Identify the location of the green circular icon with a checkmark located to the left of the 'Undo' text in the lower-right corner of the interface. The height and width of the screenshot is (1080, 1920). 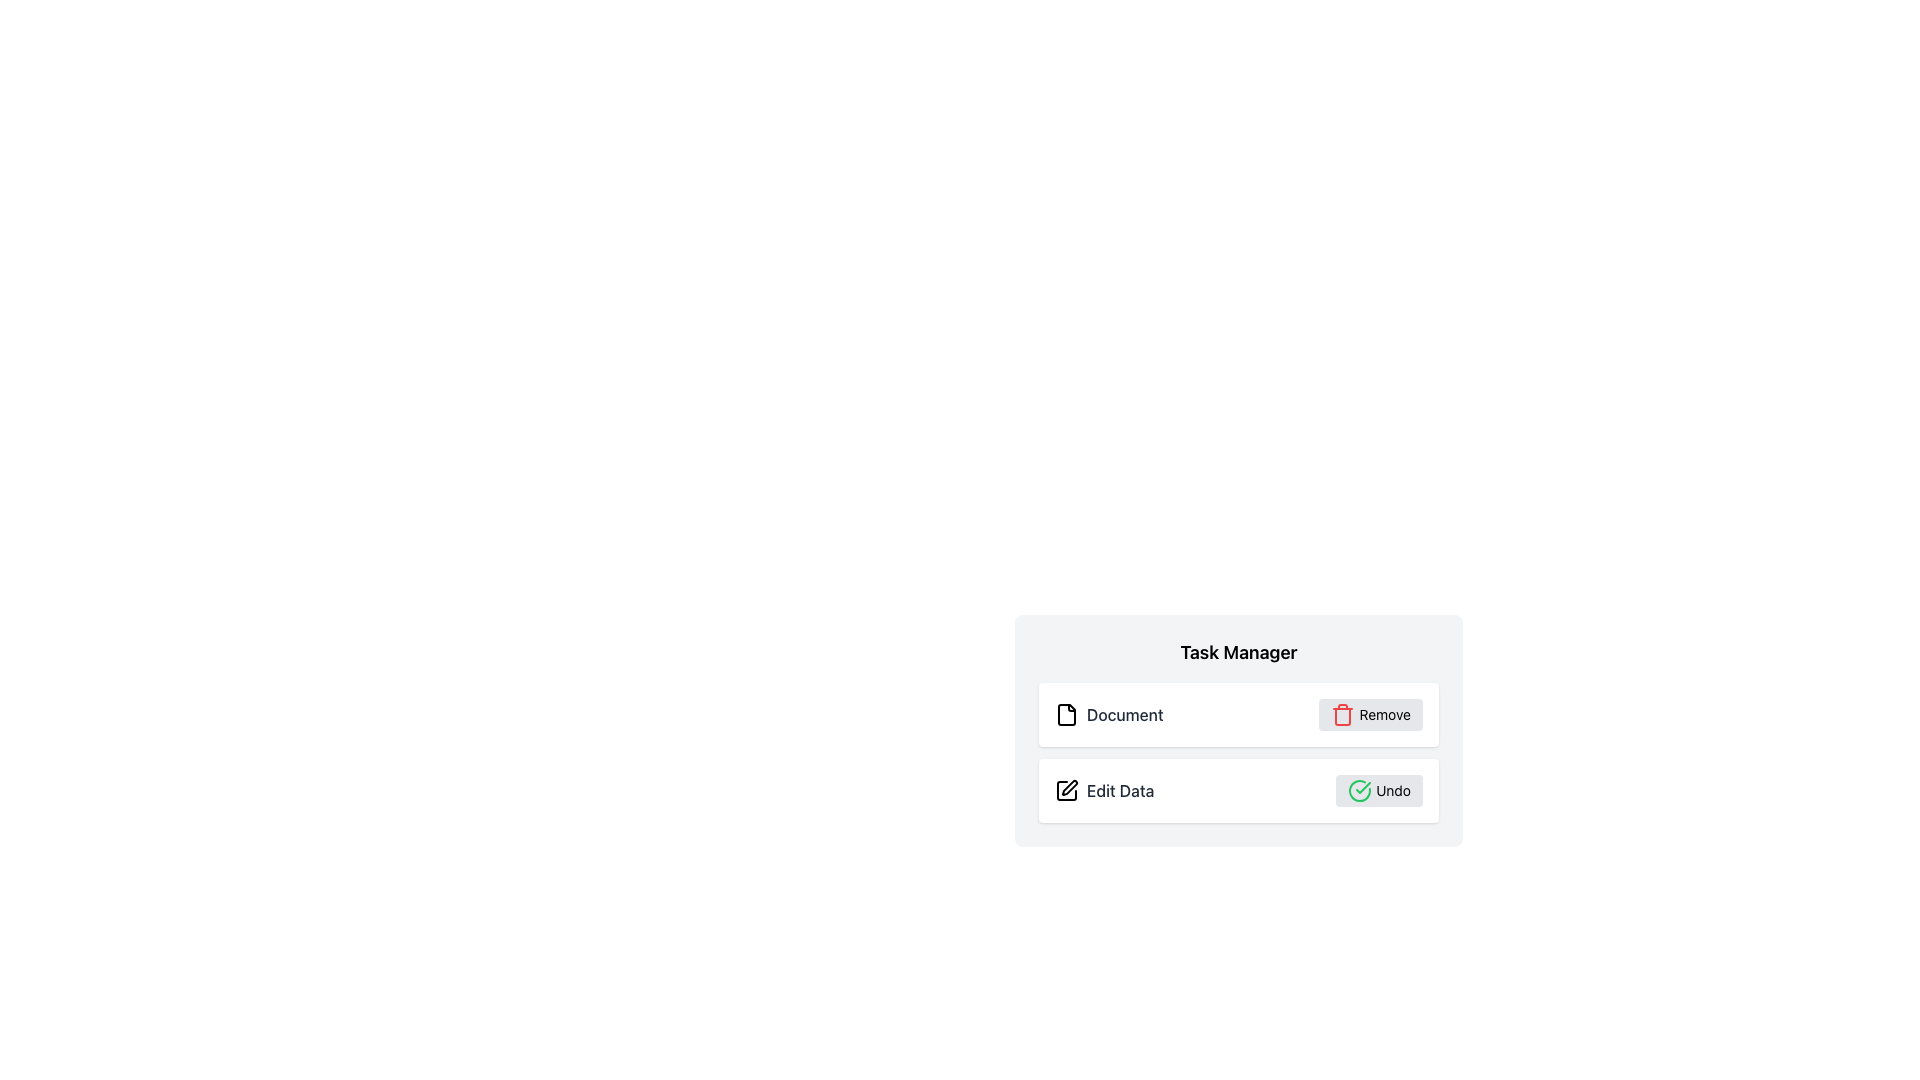
(1360, 789).